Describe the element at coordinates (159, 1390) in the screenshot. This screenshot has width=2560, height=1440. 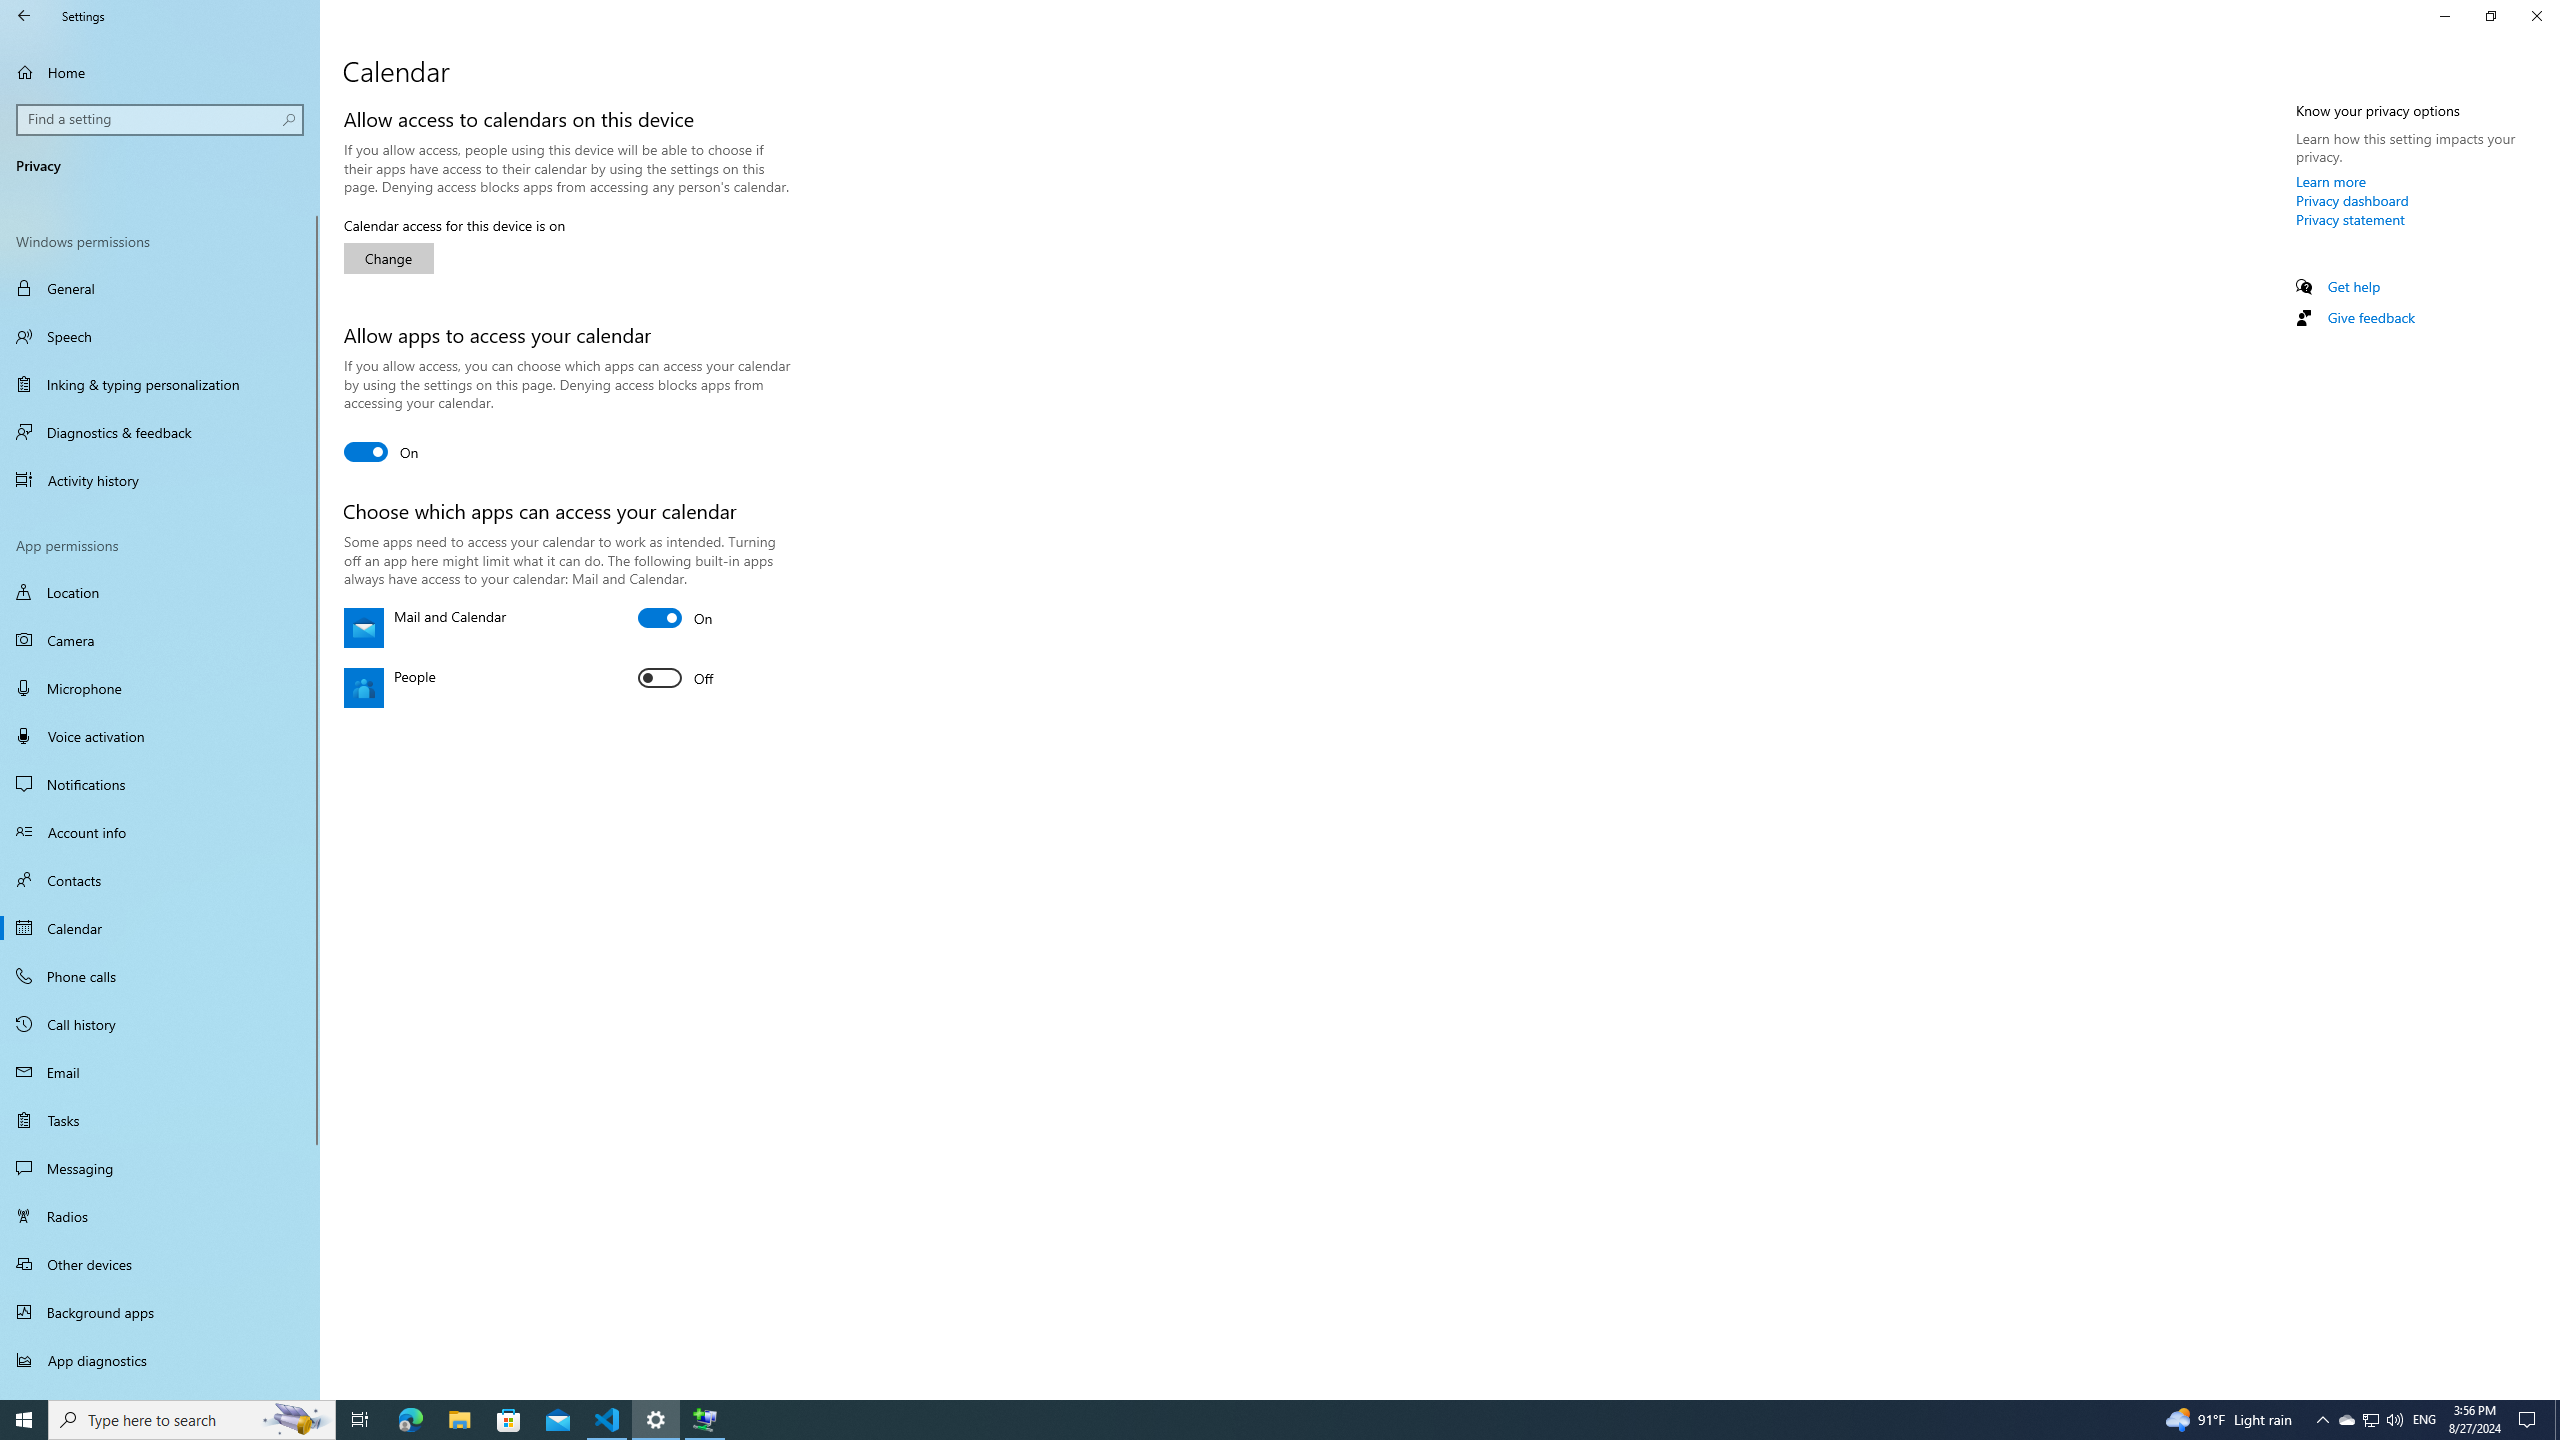
I see `'Automatic file downloads'` at that location.